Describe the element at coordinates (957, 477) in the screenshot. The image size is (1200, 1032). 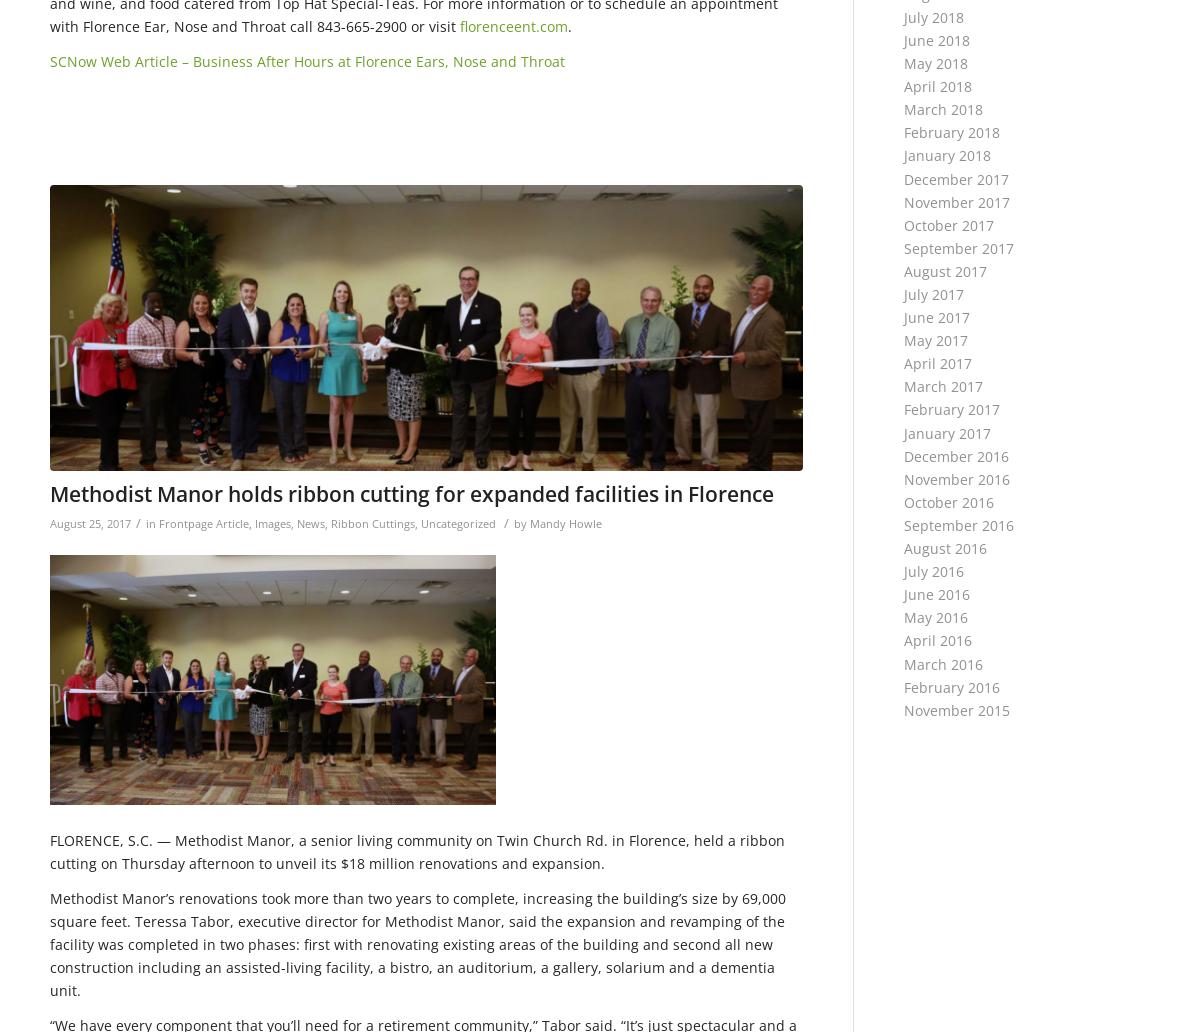
I see `'November 2016'` at that location.